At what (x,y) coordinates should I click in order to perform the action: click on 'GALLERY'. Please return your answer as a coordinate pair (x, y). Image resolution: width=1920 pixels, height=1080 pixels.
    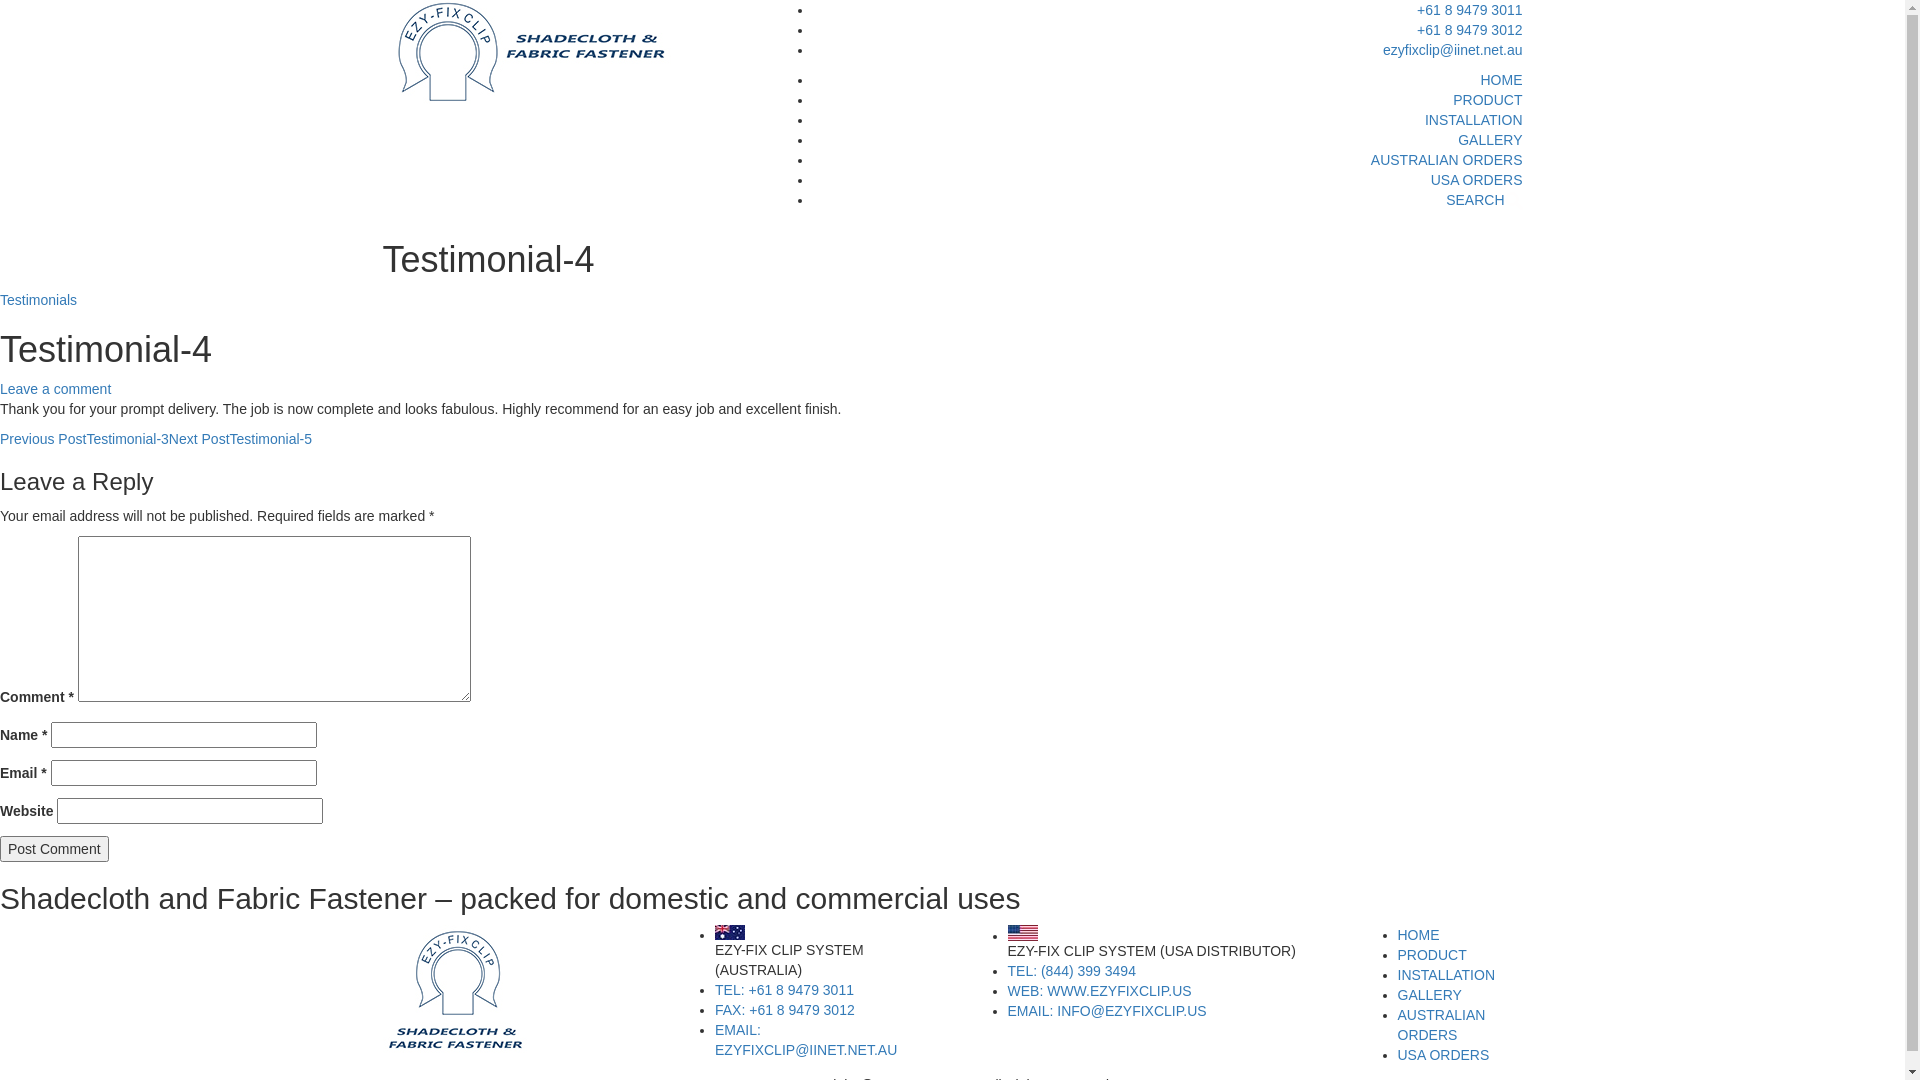
    Looking at the image, I should click on (1489, 138).